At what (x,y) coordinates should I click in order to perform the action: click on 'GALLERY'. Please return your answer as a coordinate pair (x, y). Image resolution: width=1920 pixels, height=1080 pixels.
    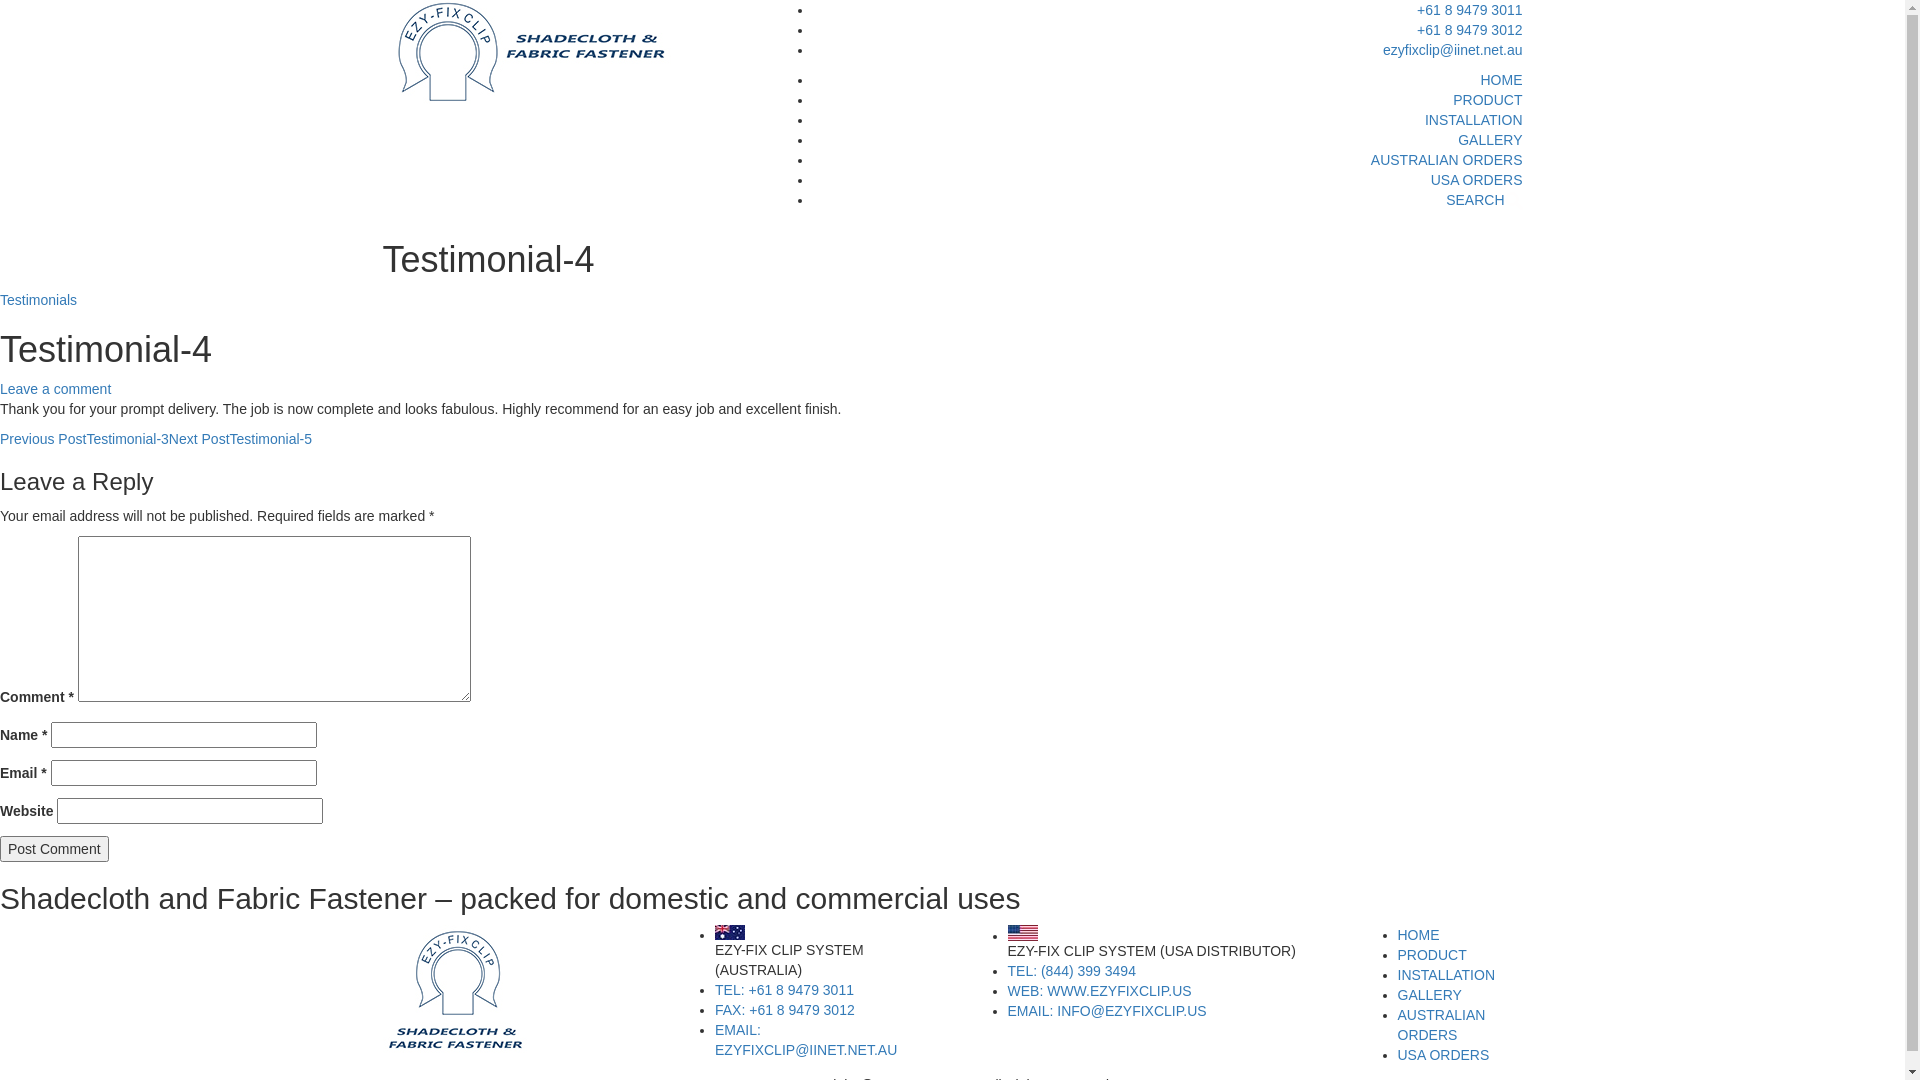
    Looking at the image, I should click on (1489, 138).